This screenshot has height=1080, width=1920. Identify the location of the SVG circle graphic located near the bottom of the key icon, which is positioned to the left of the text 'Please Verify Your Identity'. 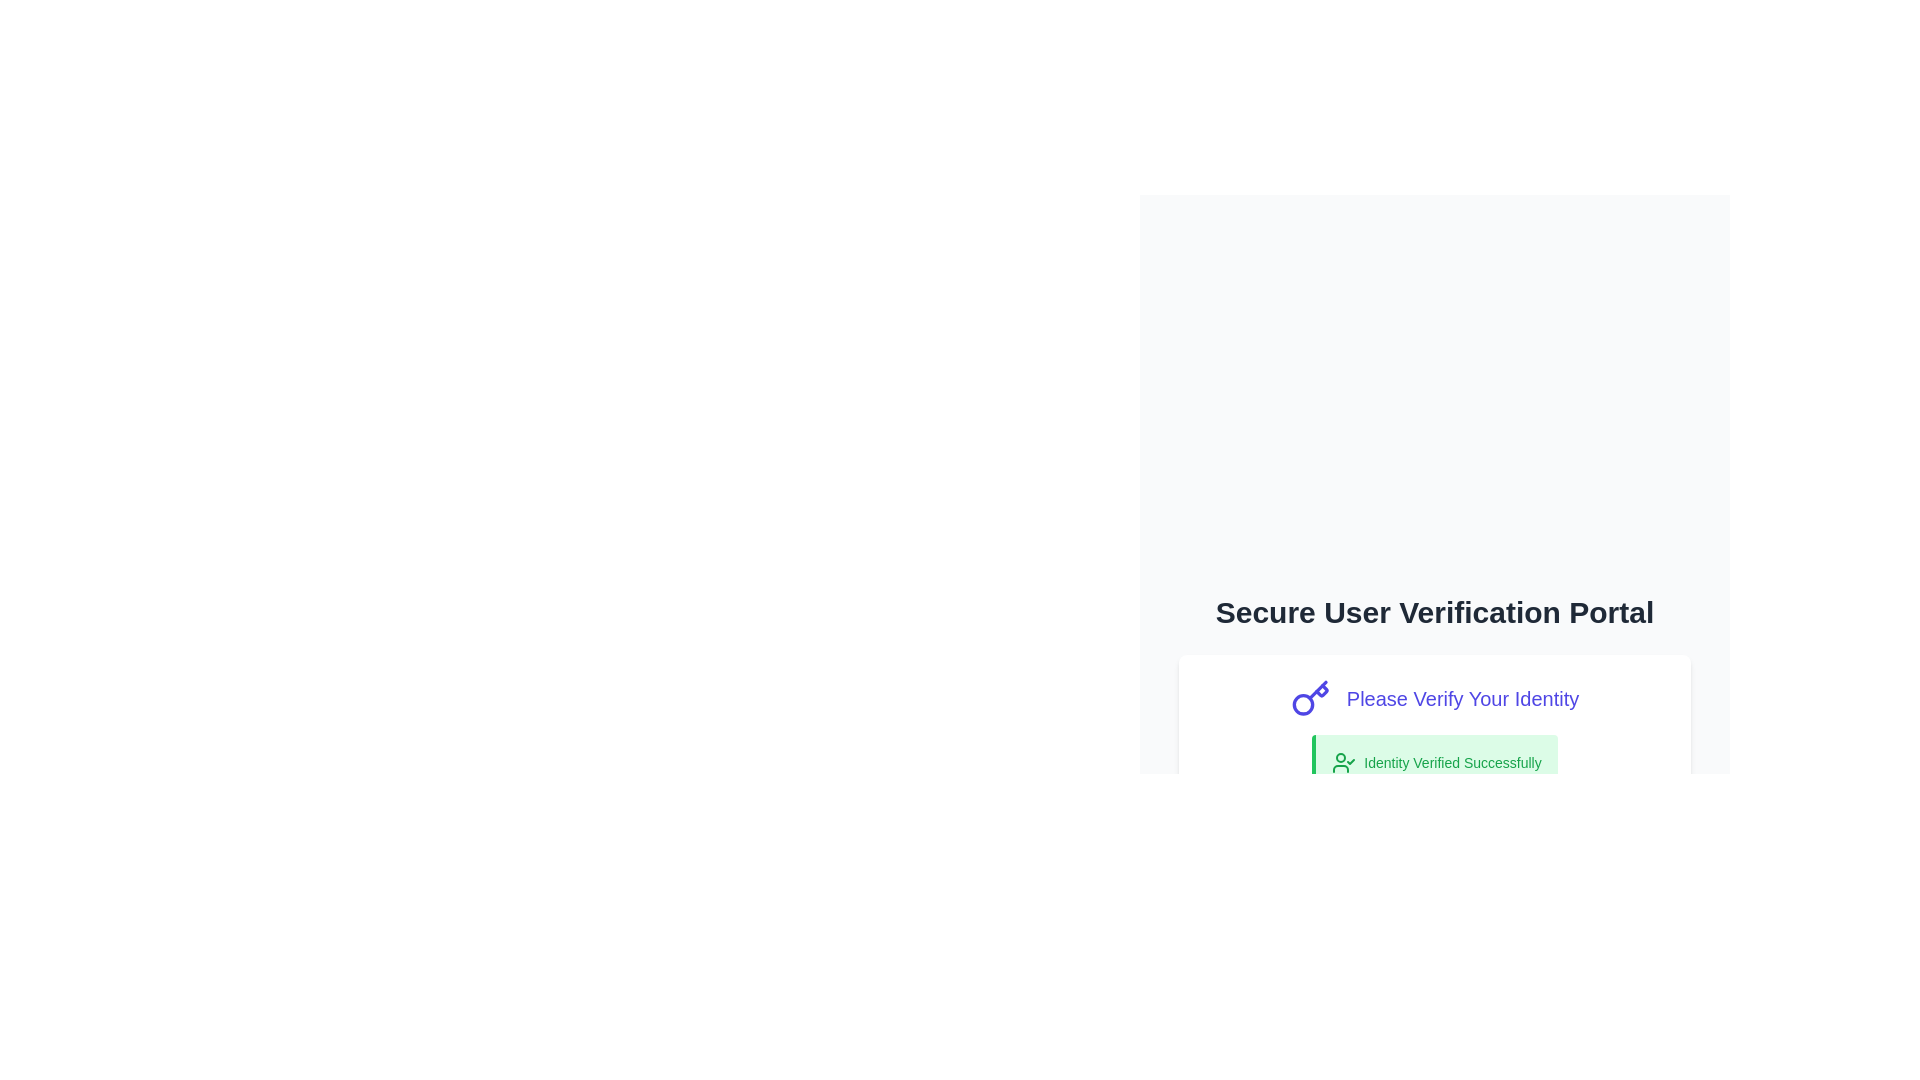
(1303, 703).